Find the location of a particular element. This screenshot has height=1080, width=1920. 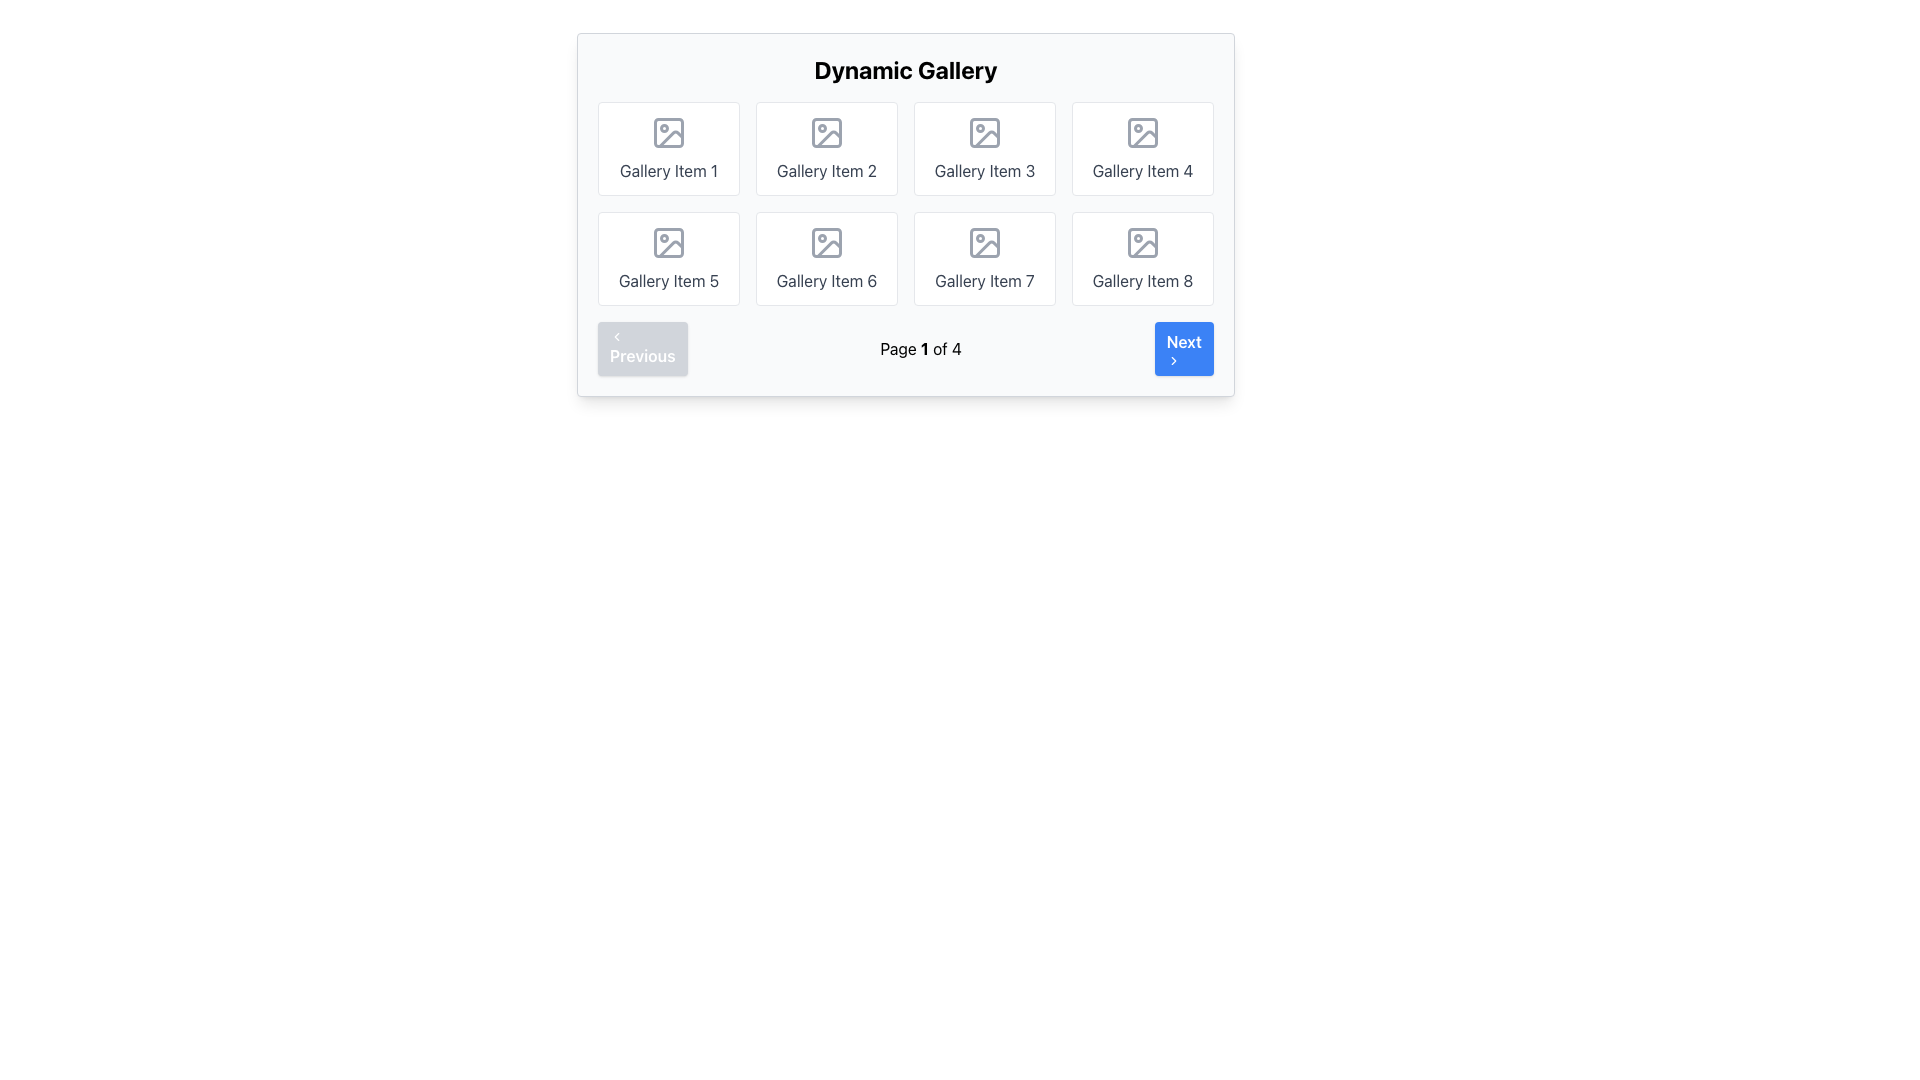

the visual card representing 'Gallery Item 5', located in the second row, first column of the gallery grid is located at coordinates (668, 257).